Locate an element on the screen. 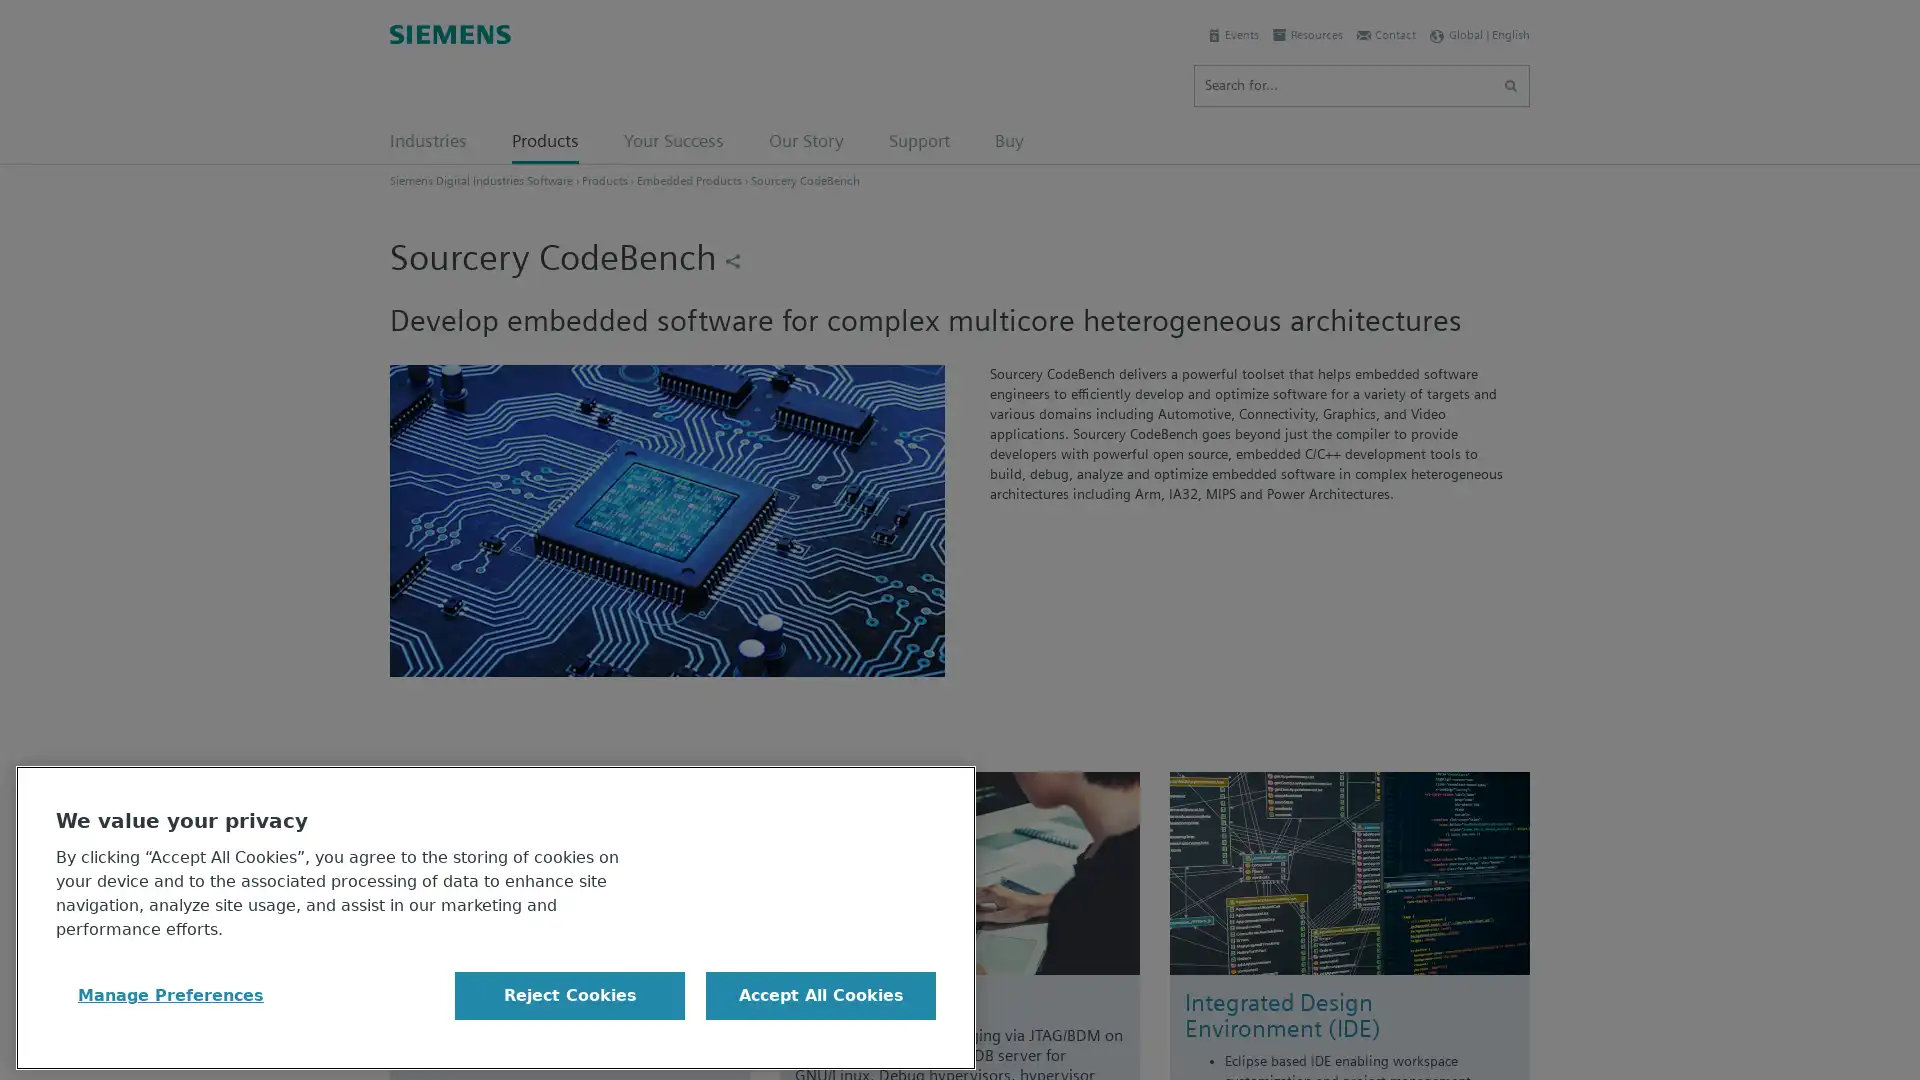 The image size is (1920, 1080). Manage Preferences is located at coordinates (171, 995).